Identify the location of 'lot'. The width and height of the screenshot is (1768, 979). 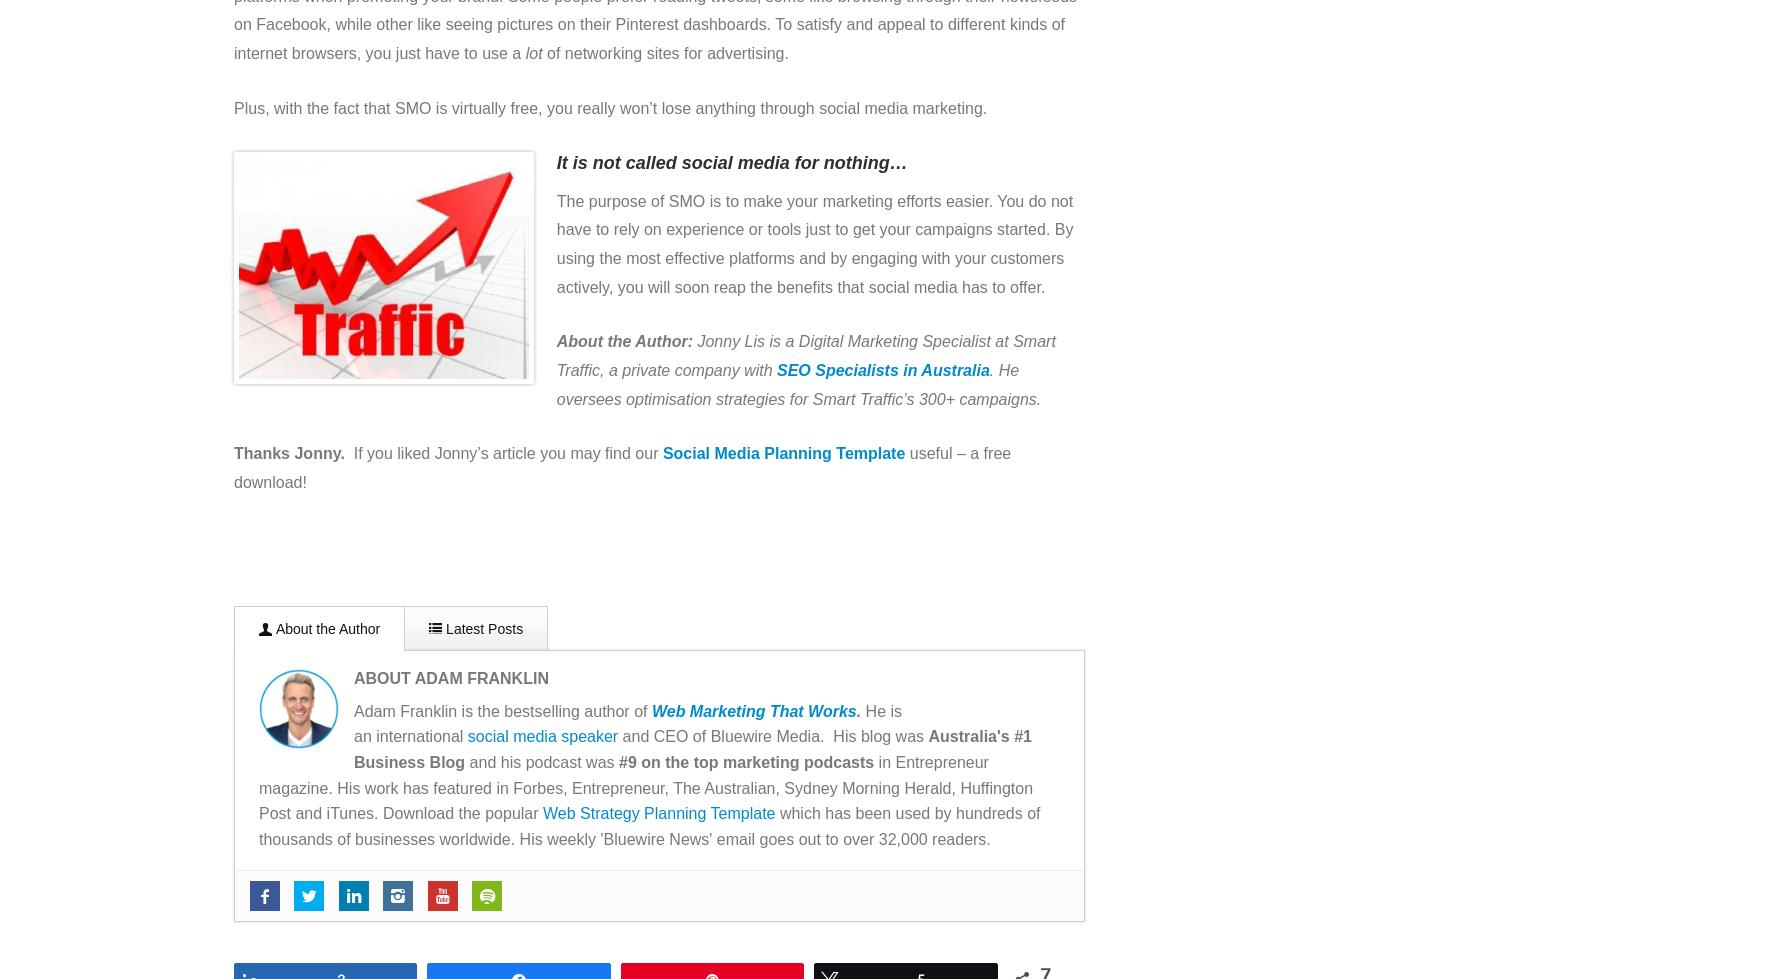
(523, 53).